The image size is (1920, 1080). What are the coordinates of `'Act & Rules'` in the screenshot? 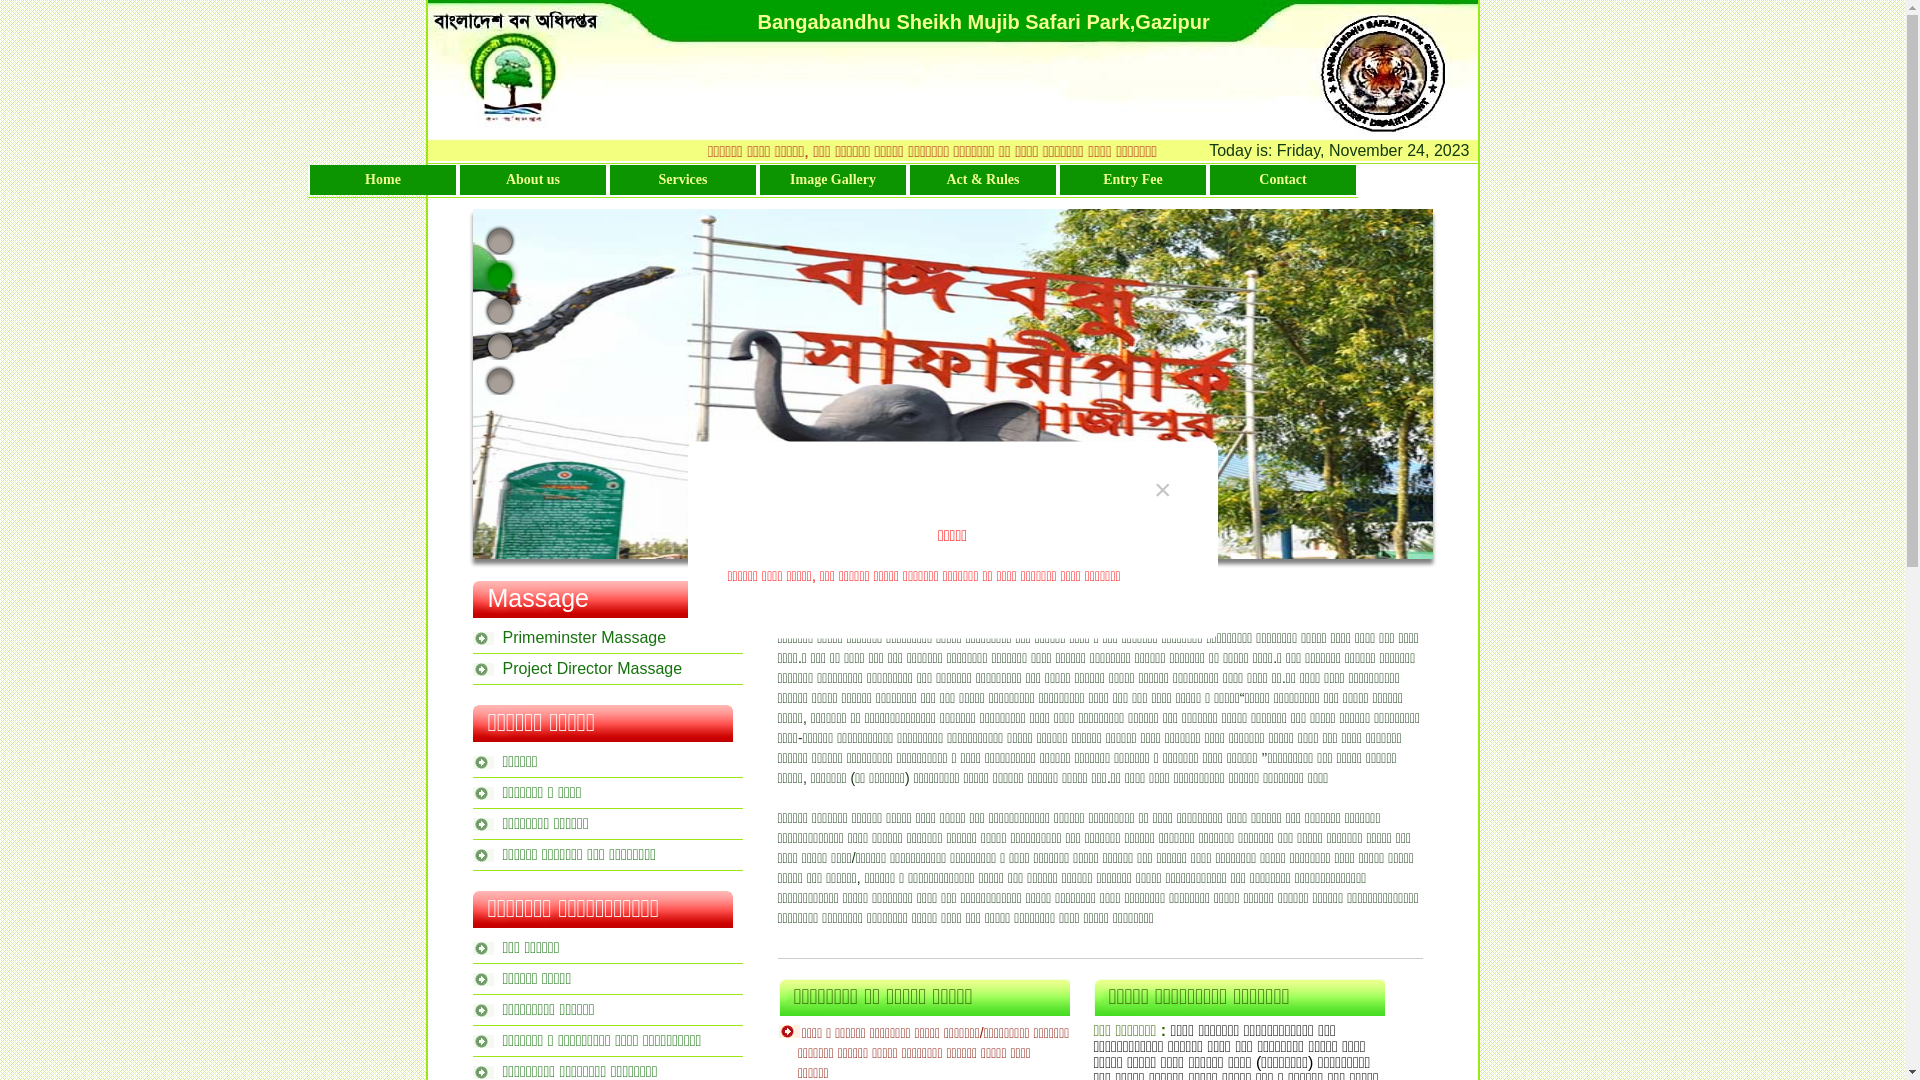 It's located at (909, 180).